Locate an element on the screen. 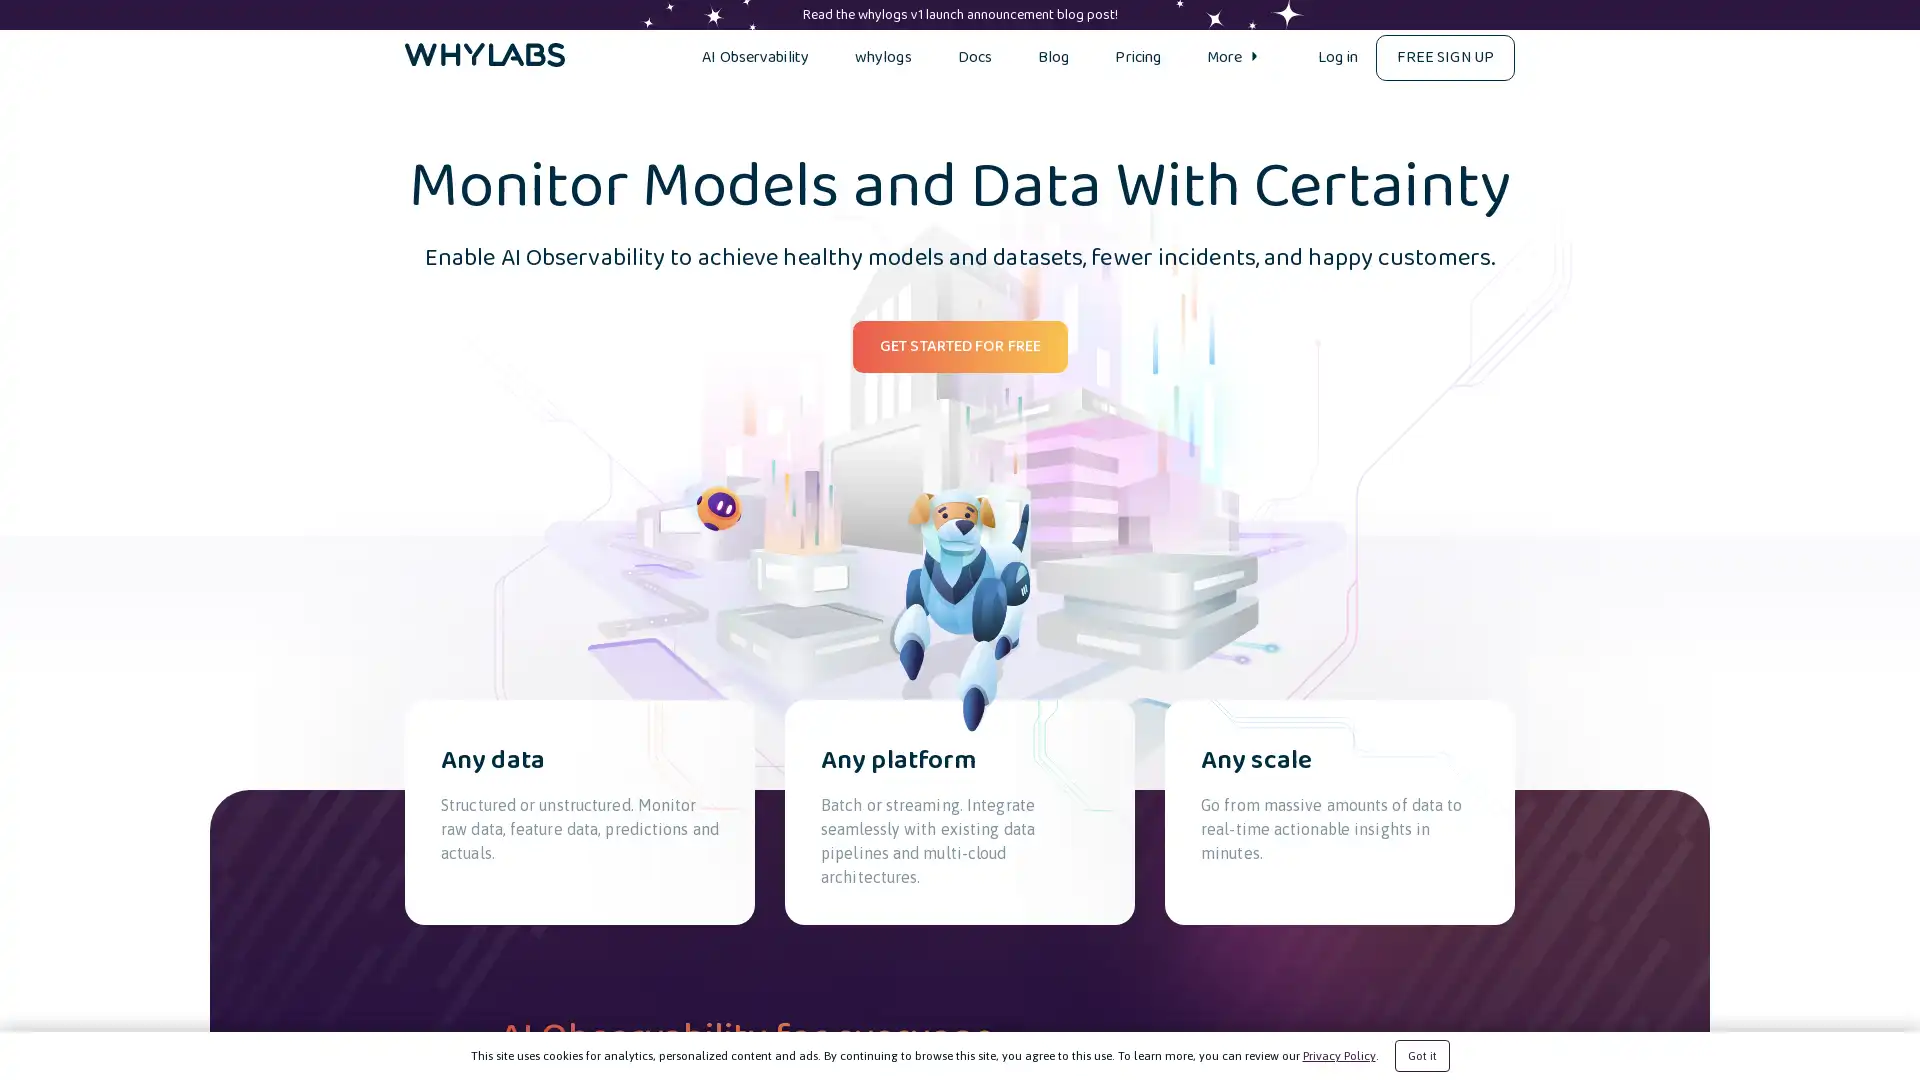 The height and width of the screenshot is (1080, 1920). Pricing is located at coordinates (1137, 56).